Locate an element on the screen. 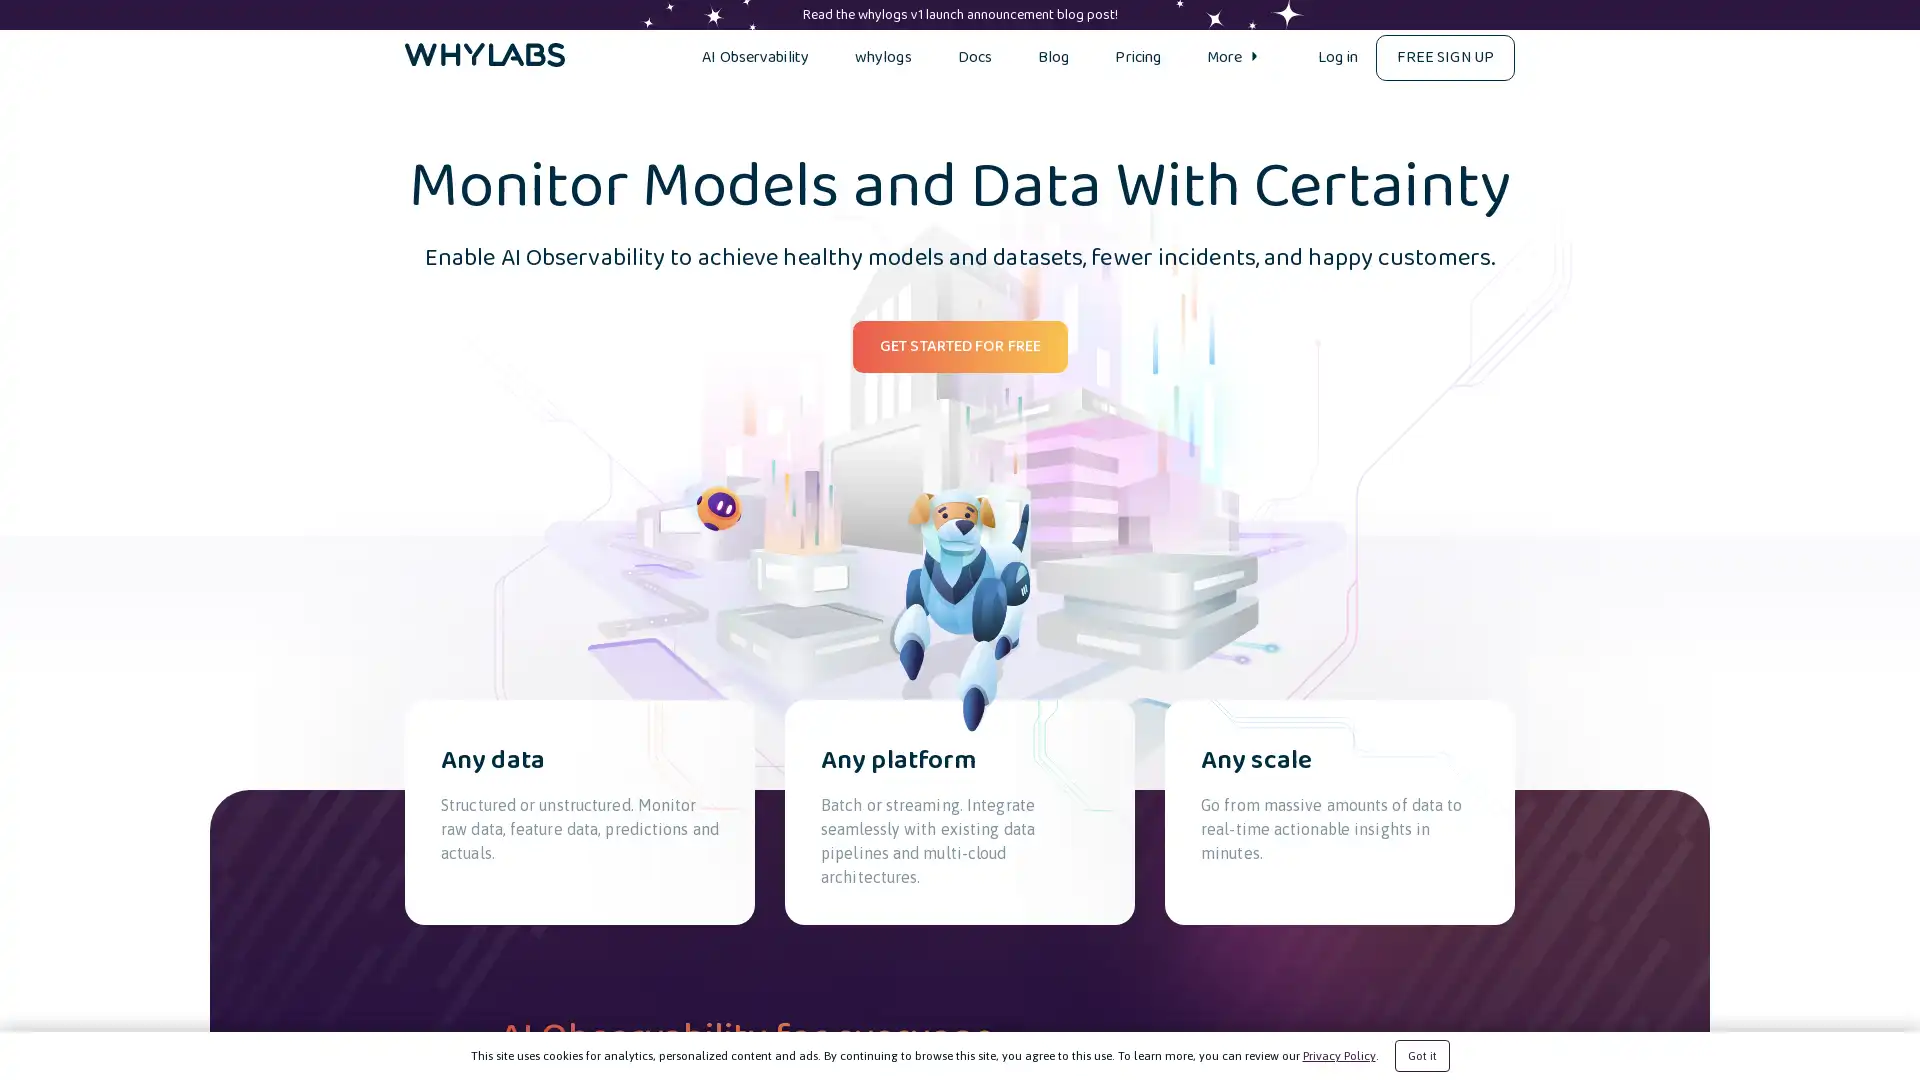 The height and width of the screenshot is (1080, 1920). Pricing is located at coordinates (1137, 56).